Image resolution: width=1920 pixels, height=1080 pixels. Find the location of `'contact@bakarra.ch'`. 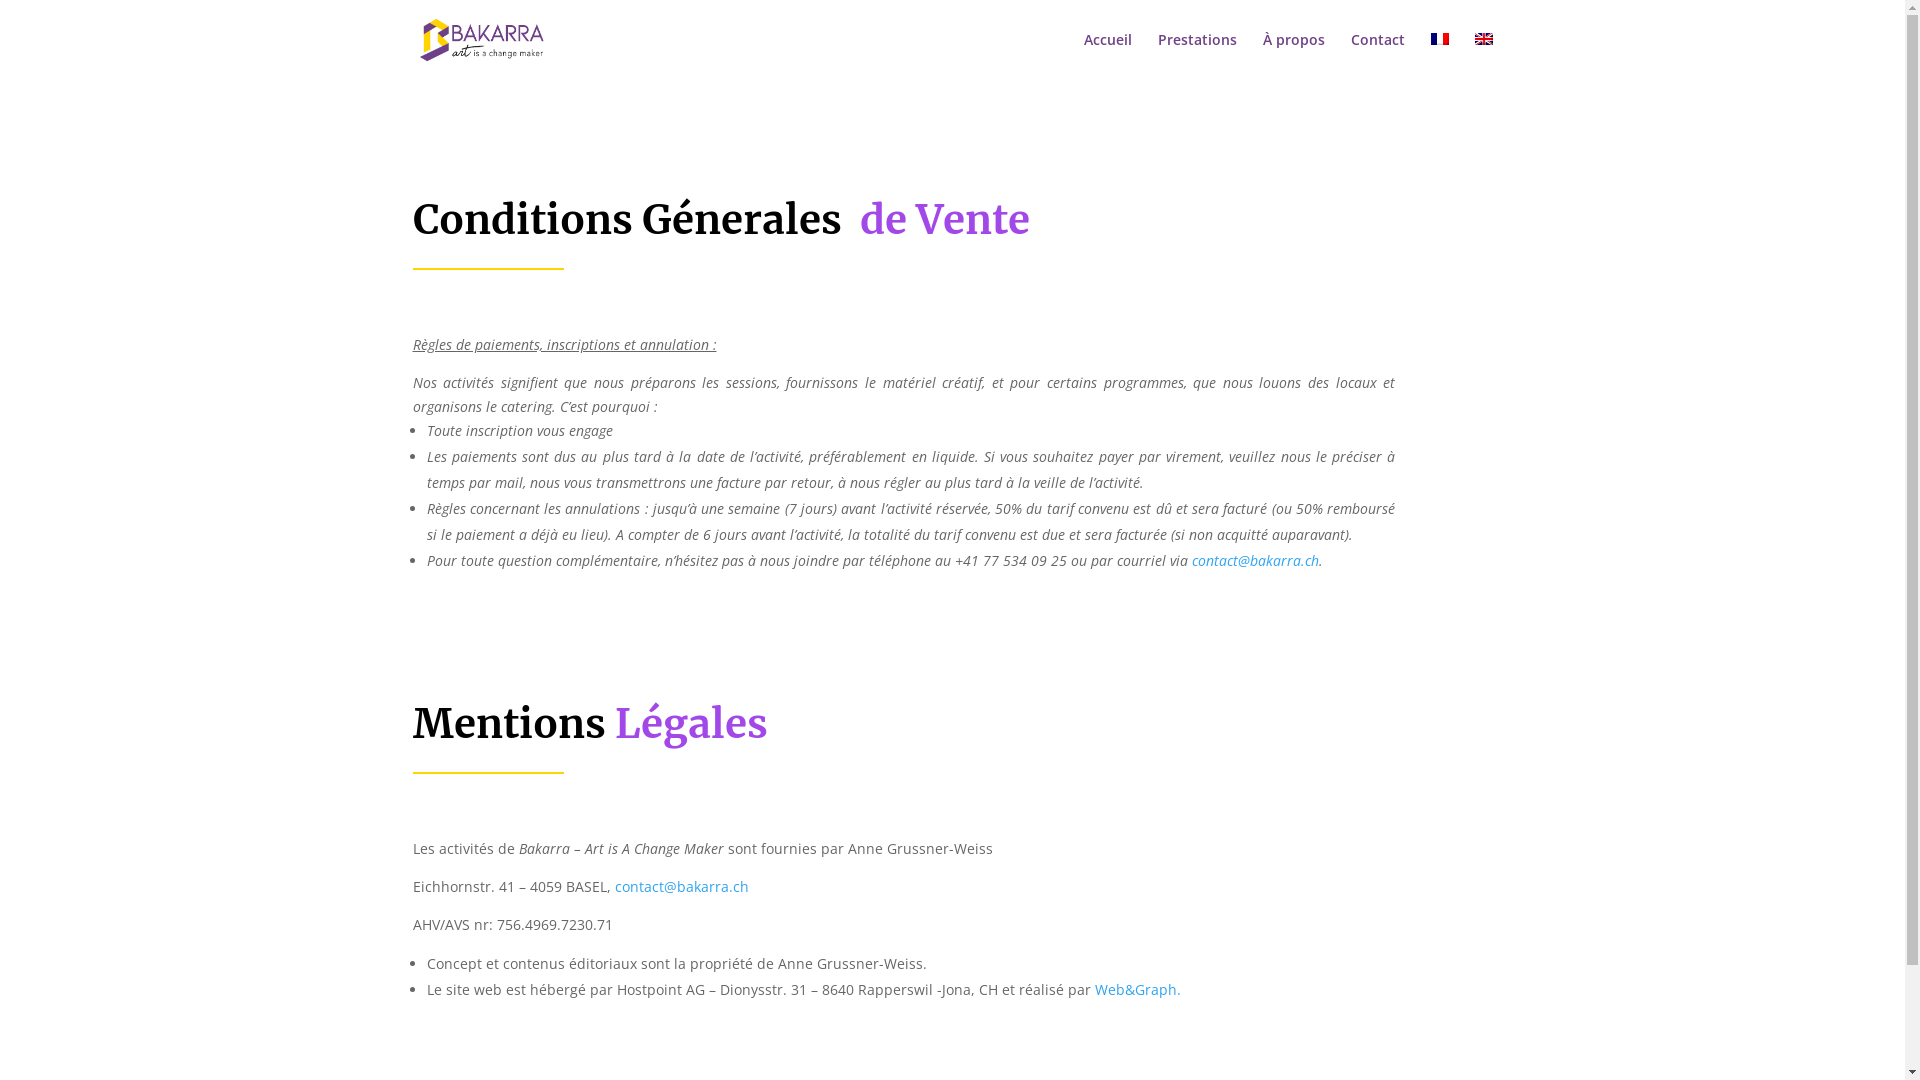

'contact@bakarra.ch' is located at coordinates (1191, 560).